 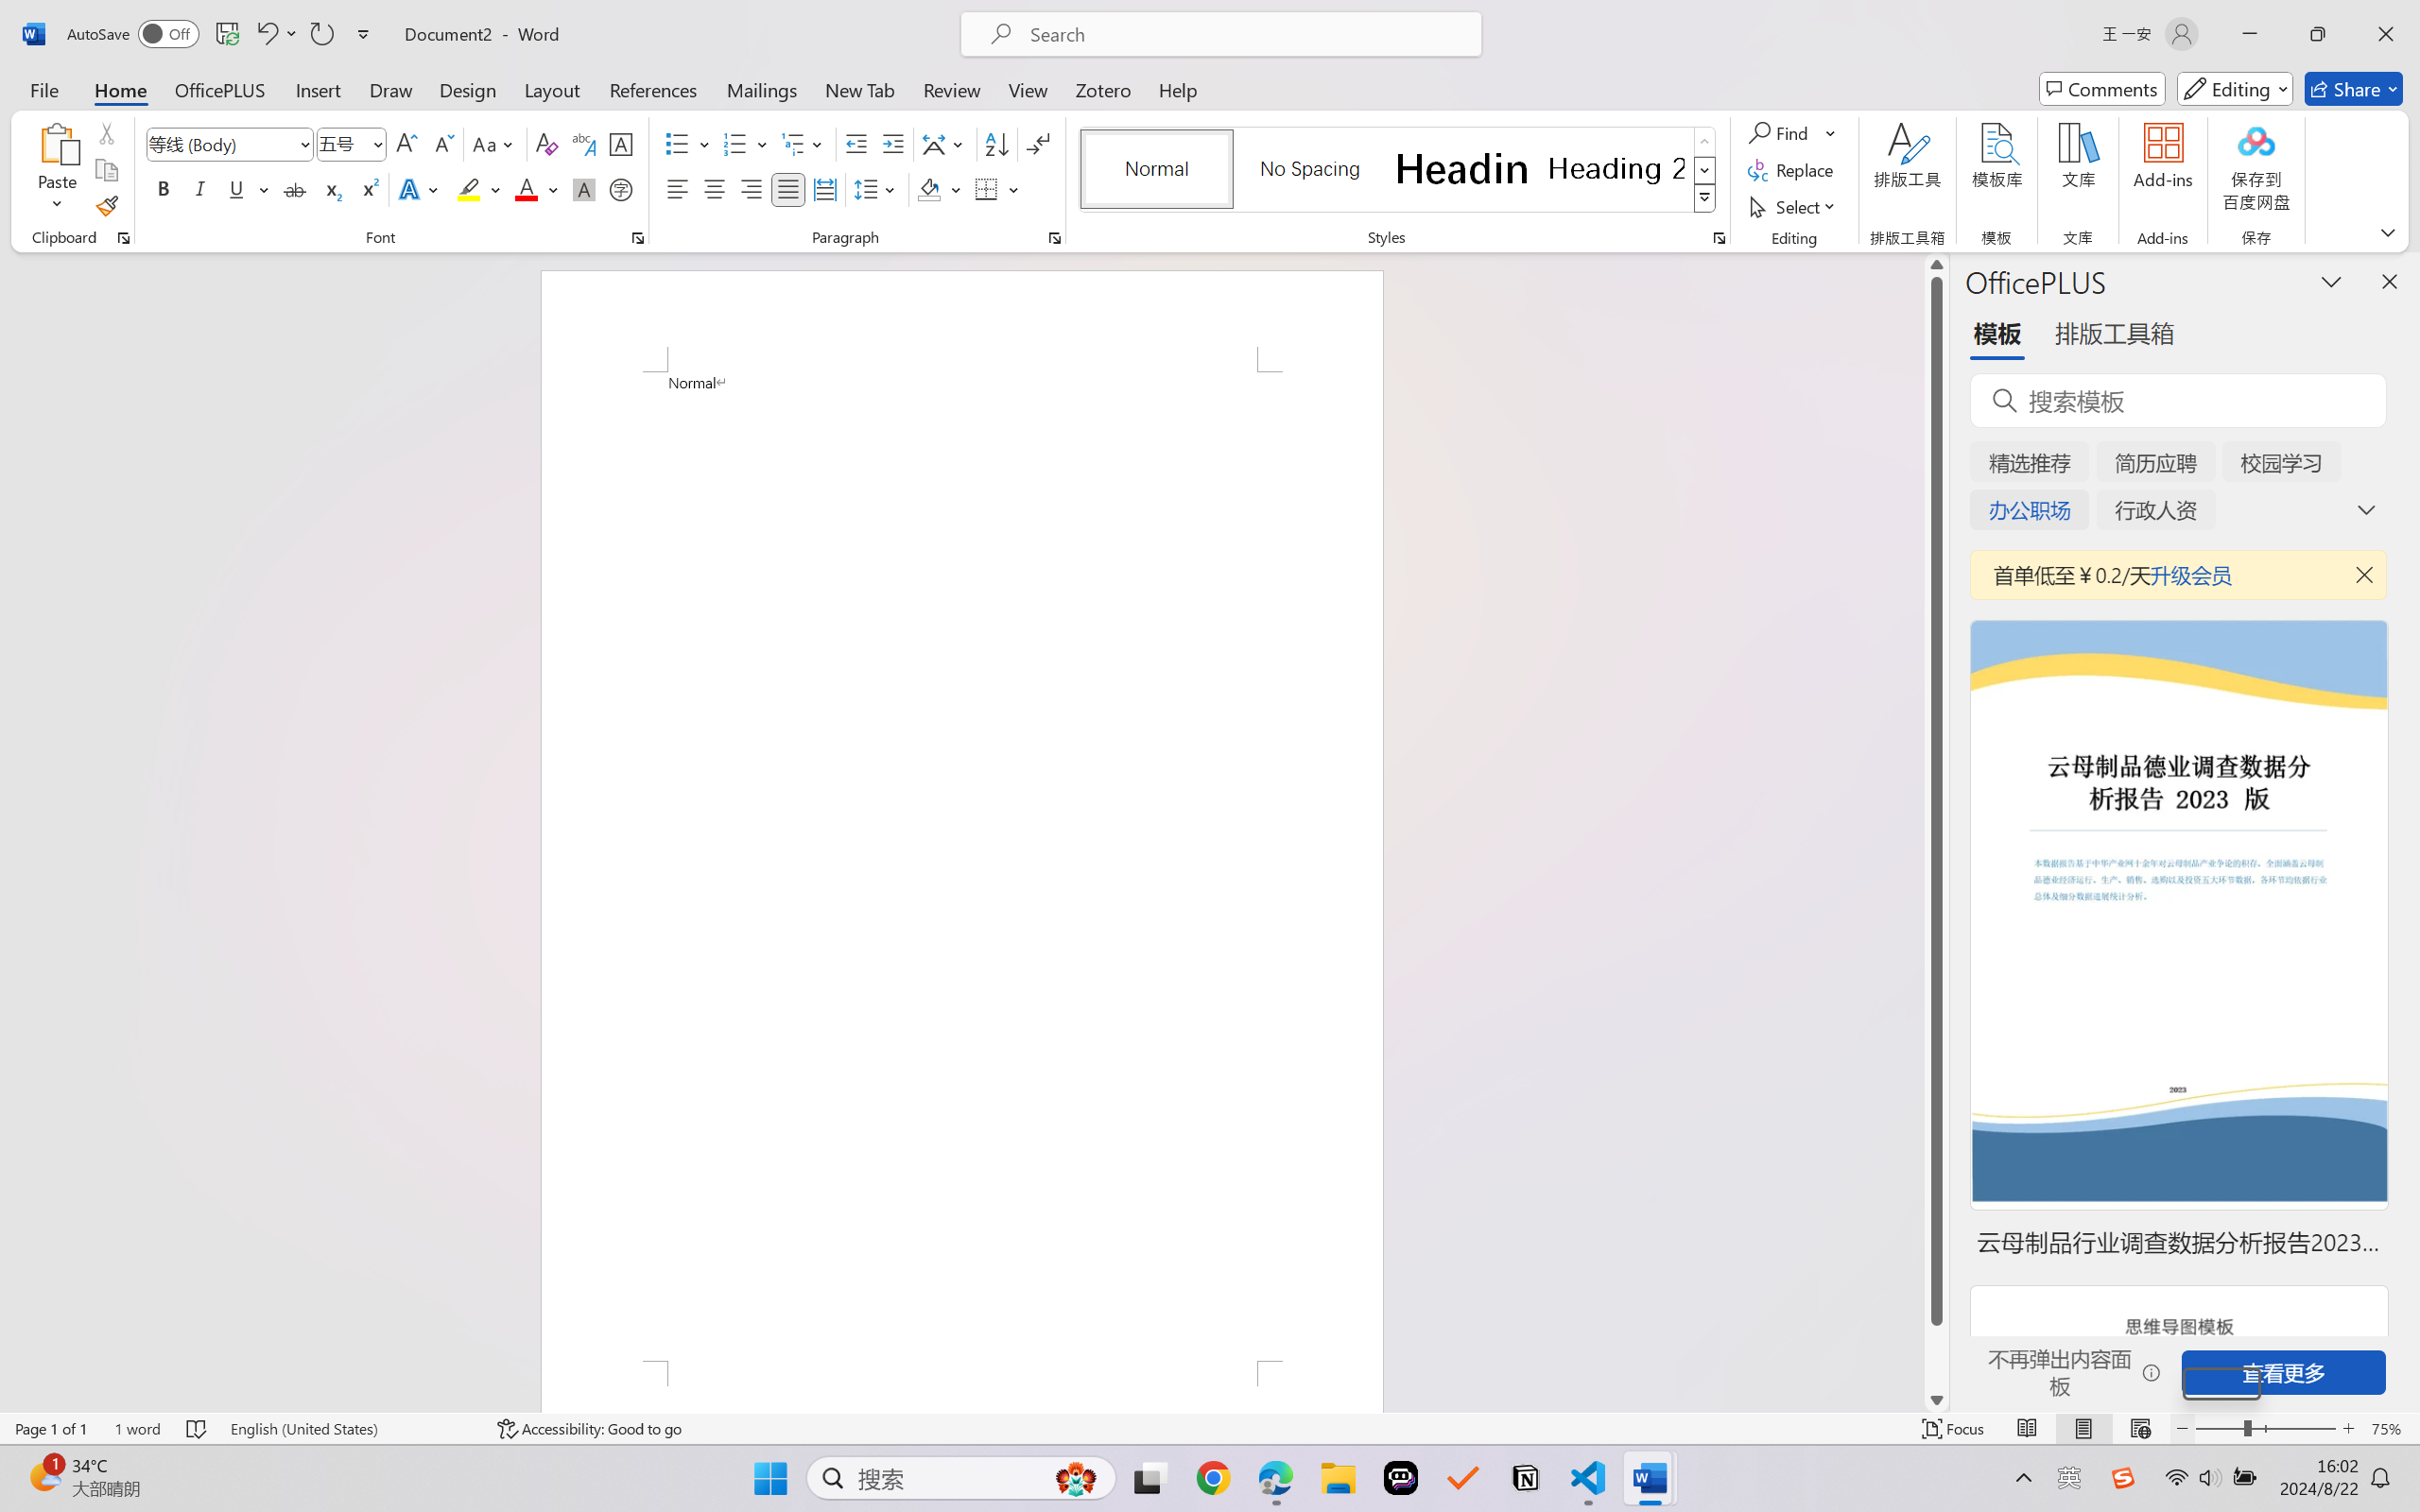 I want to click on 'Zoom Out', so click(x=2221, y=1383).